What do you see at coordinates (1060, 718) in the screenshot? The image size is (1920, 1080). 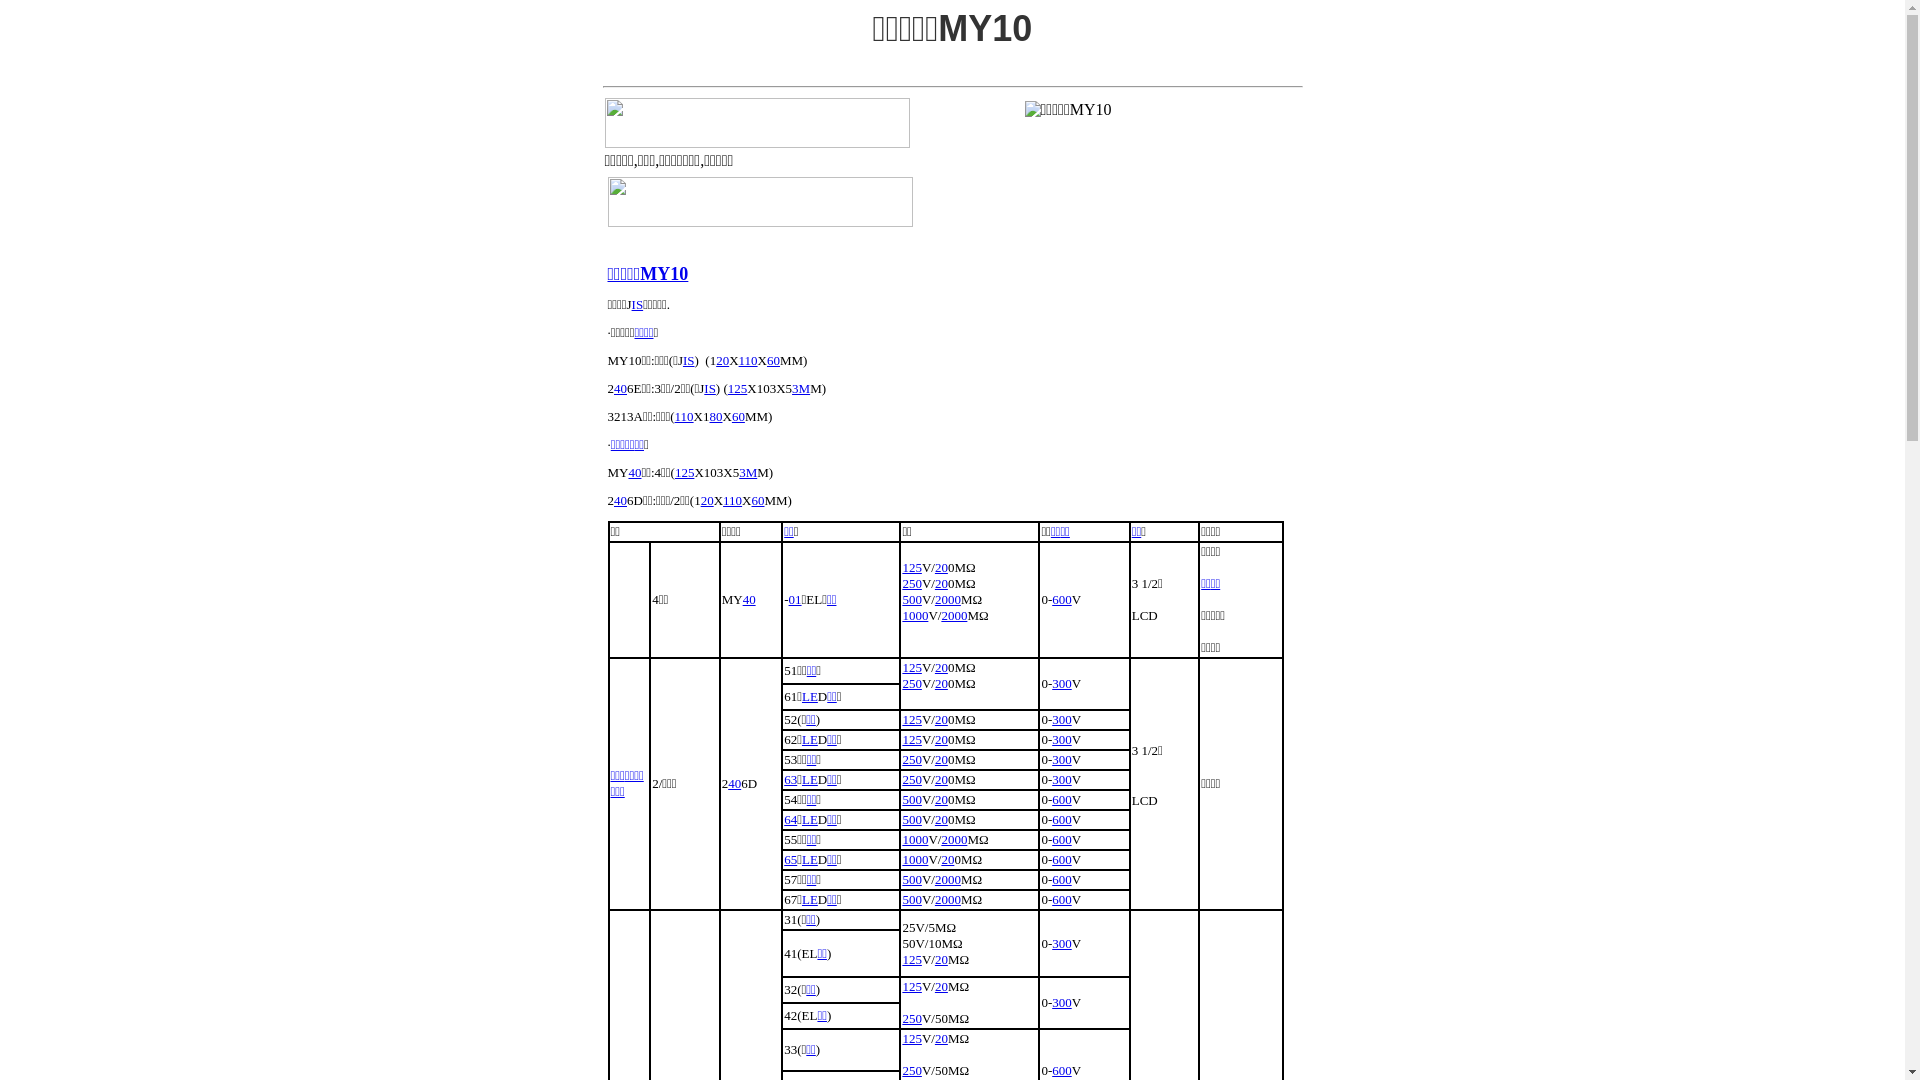 I see `'300'` at bounding box center [1060, 718].